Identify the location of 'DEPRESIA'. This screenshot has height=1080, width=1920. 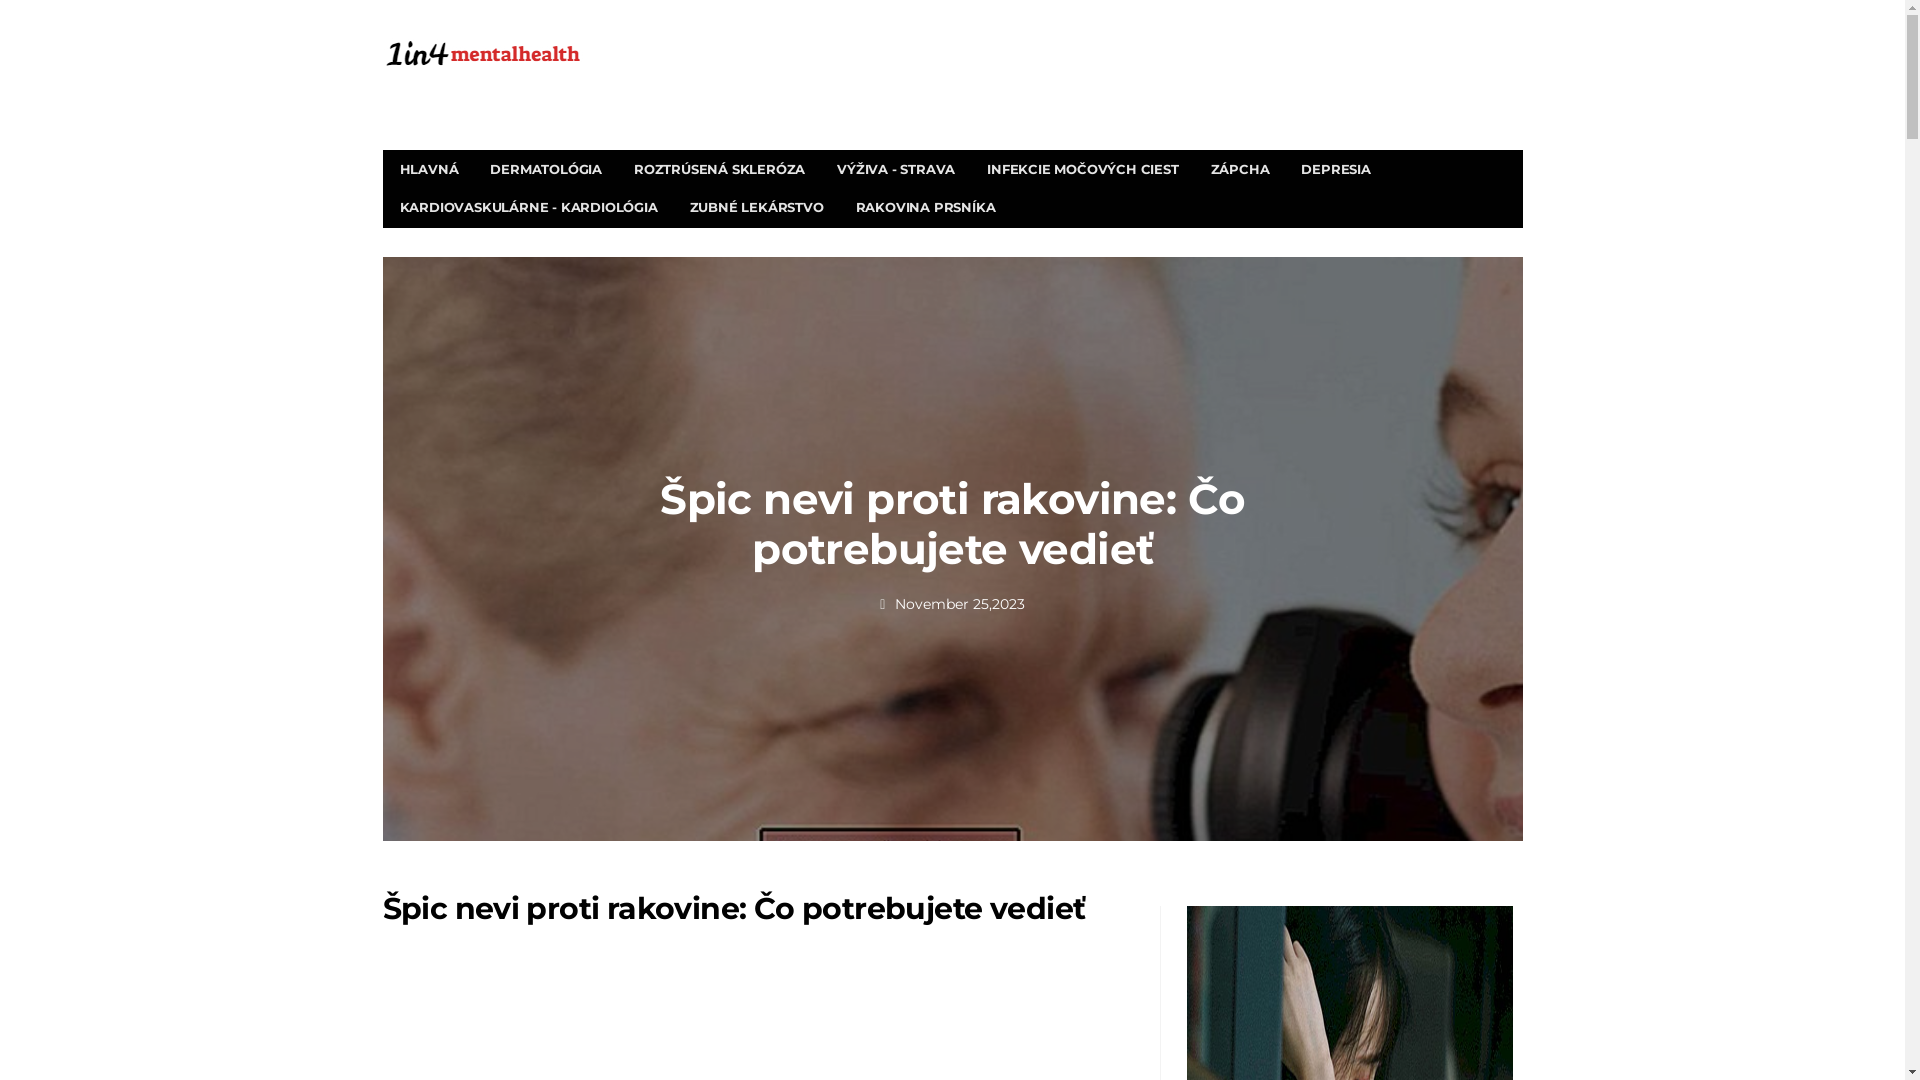
(1335, 168).